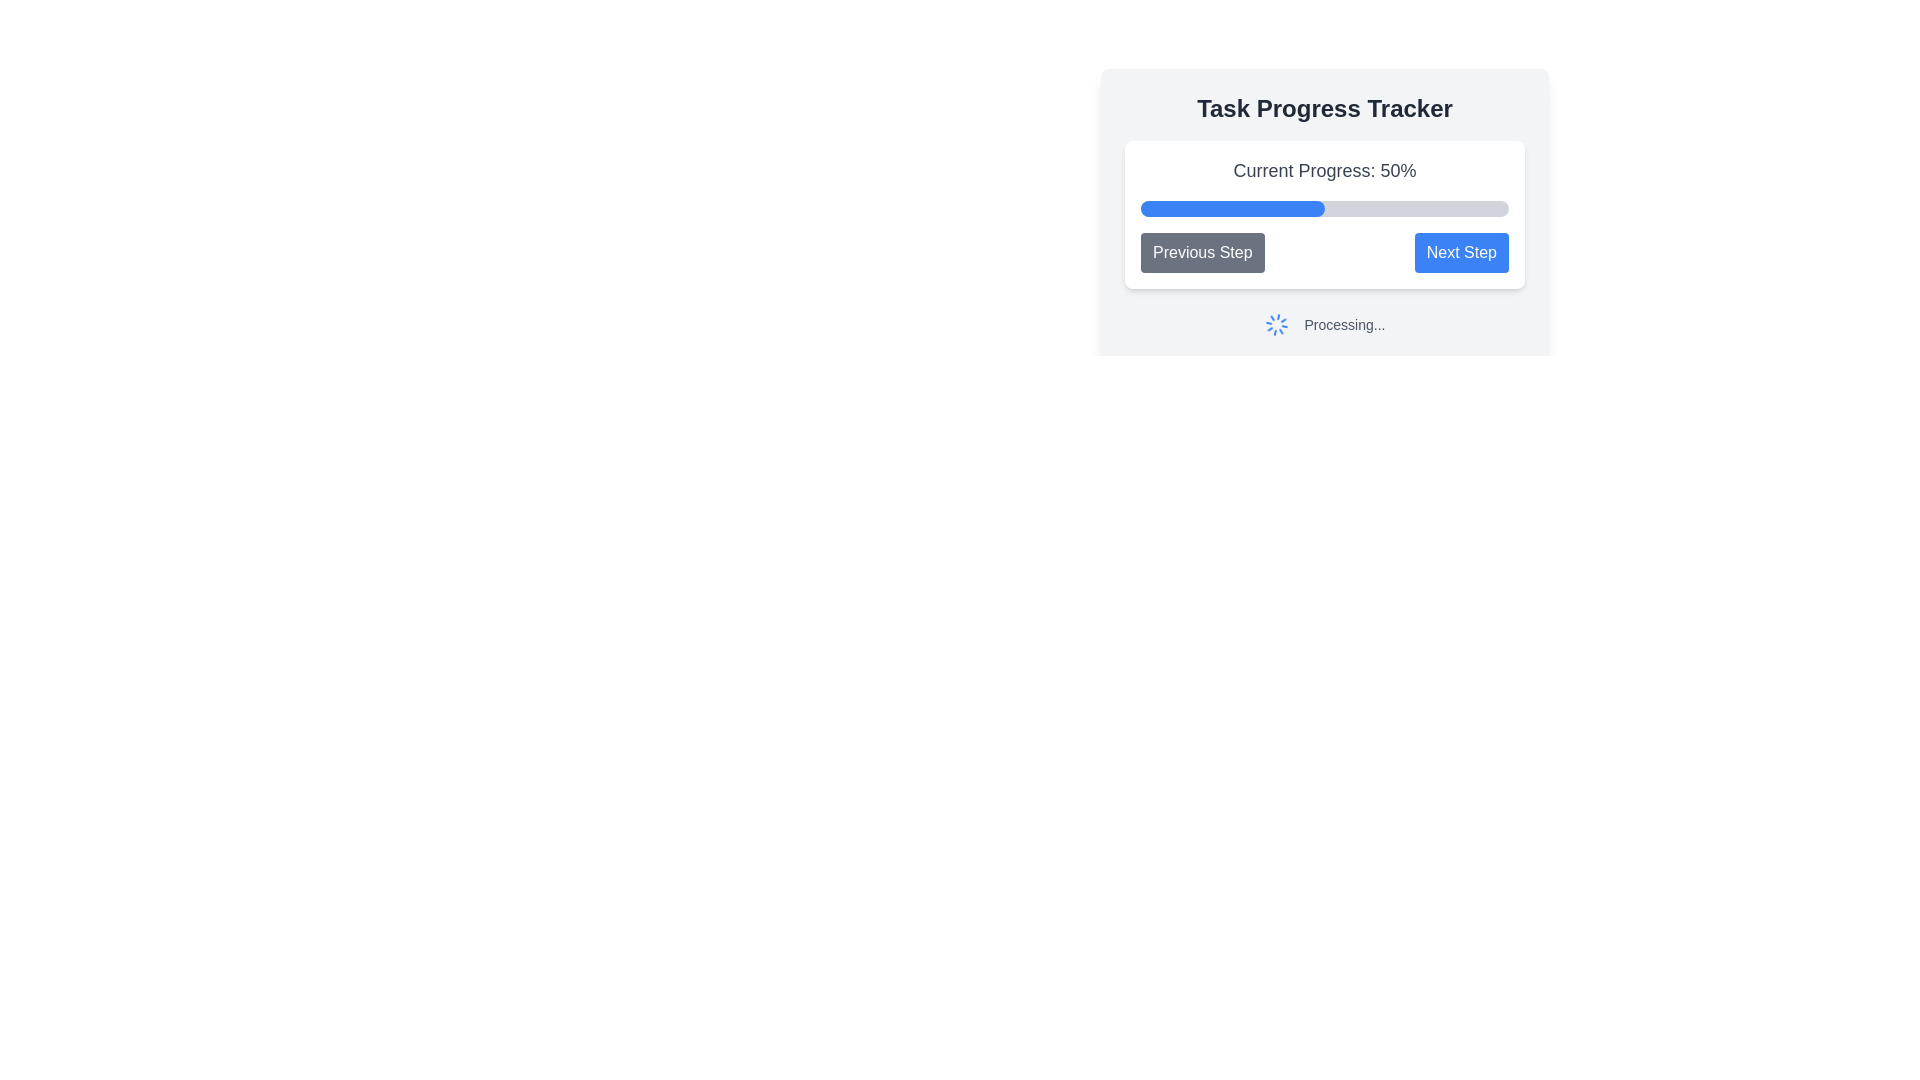 Image resolution: width=1920 pixels, height=1080 pixels. What do you see at coordinates (1324, 169) in the screenshot?
I see `the Text label that displays the current progress status, located above the progress bar and navigation buttons within a central white card box` at bounding box center [1324, 169].